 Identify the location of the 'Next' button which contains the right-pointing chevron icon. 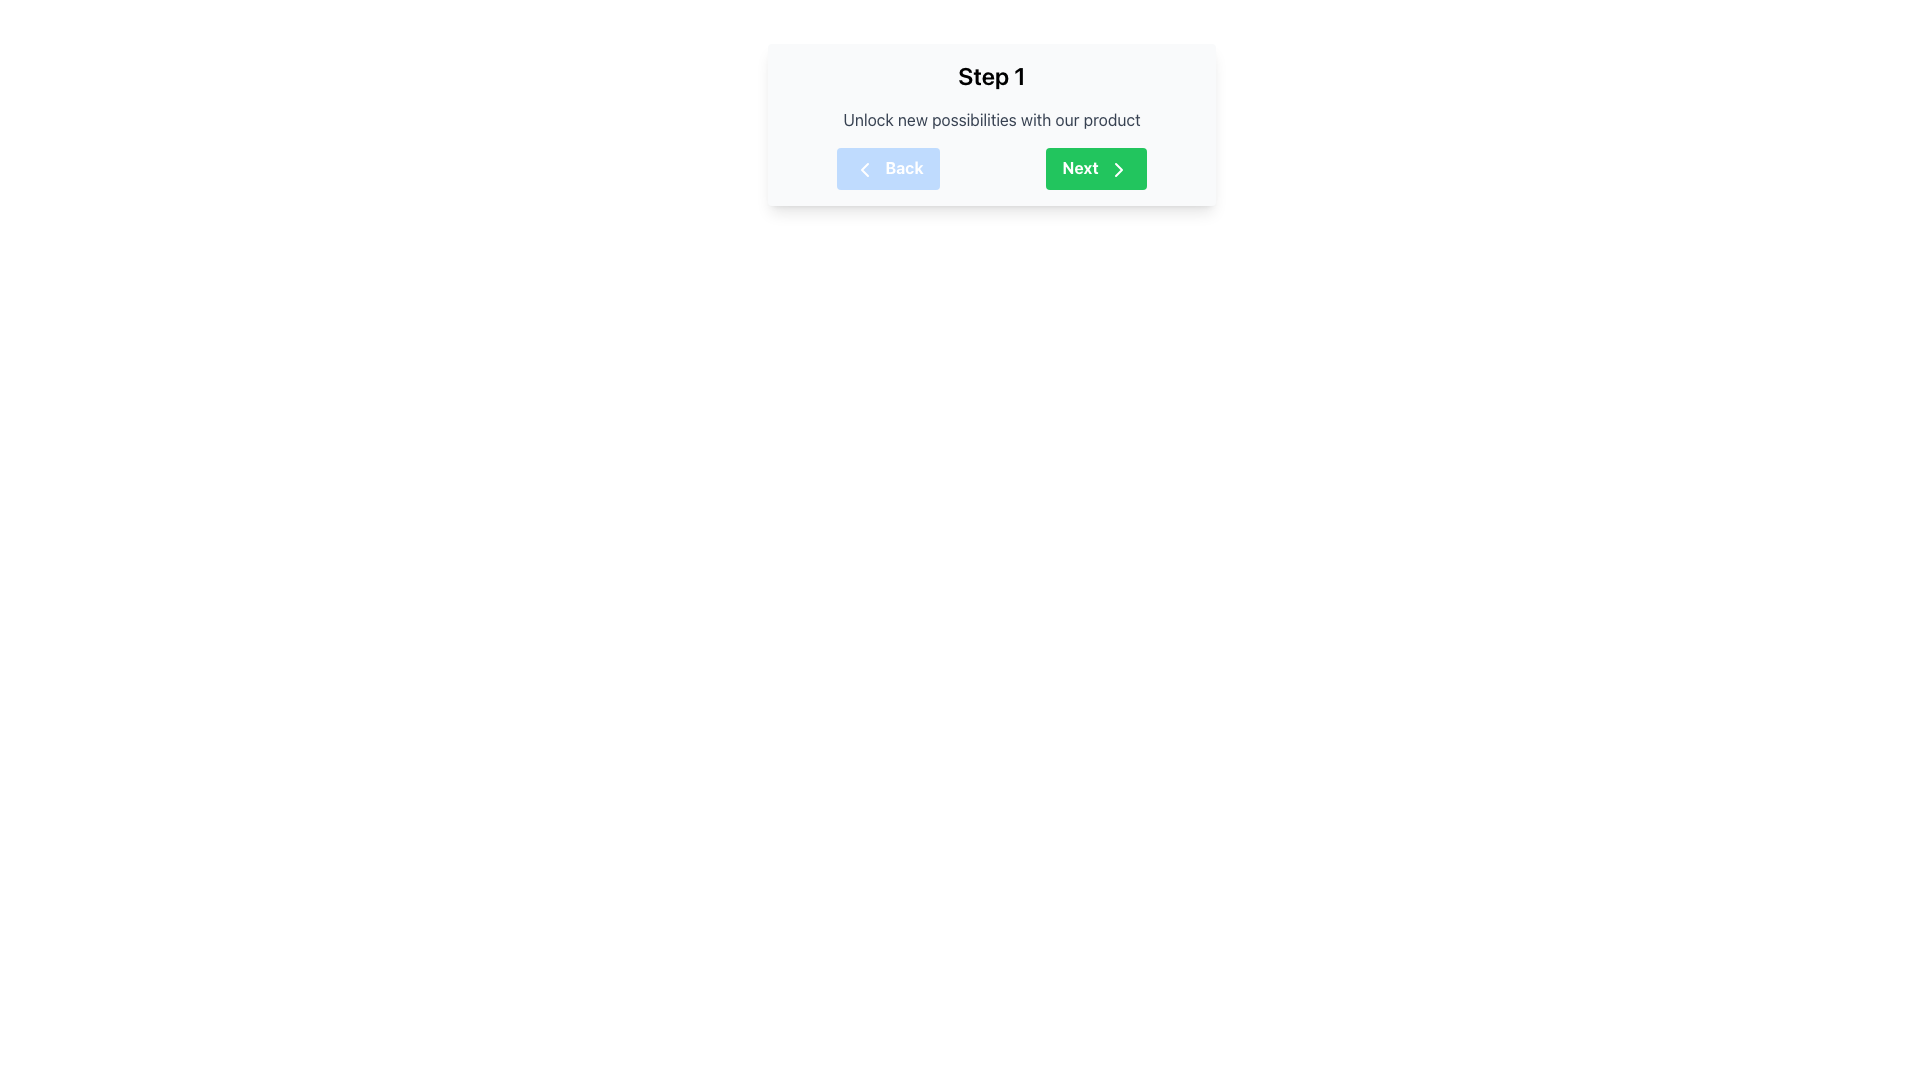
(1117, 168).